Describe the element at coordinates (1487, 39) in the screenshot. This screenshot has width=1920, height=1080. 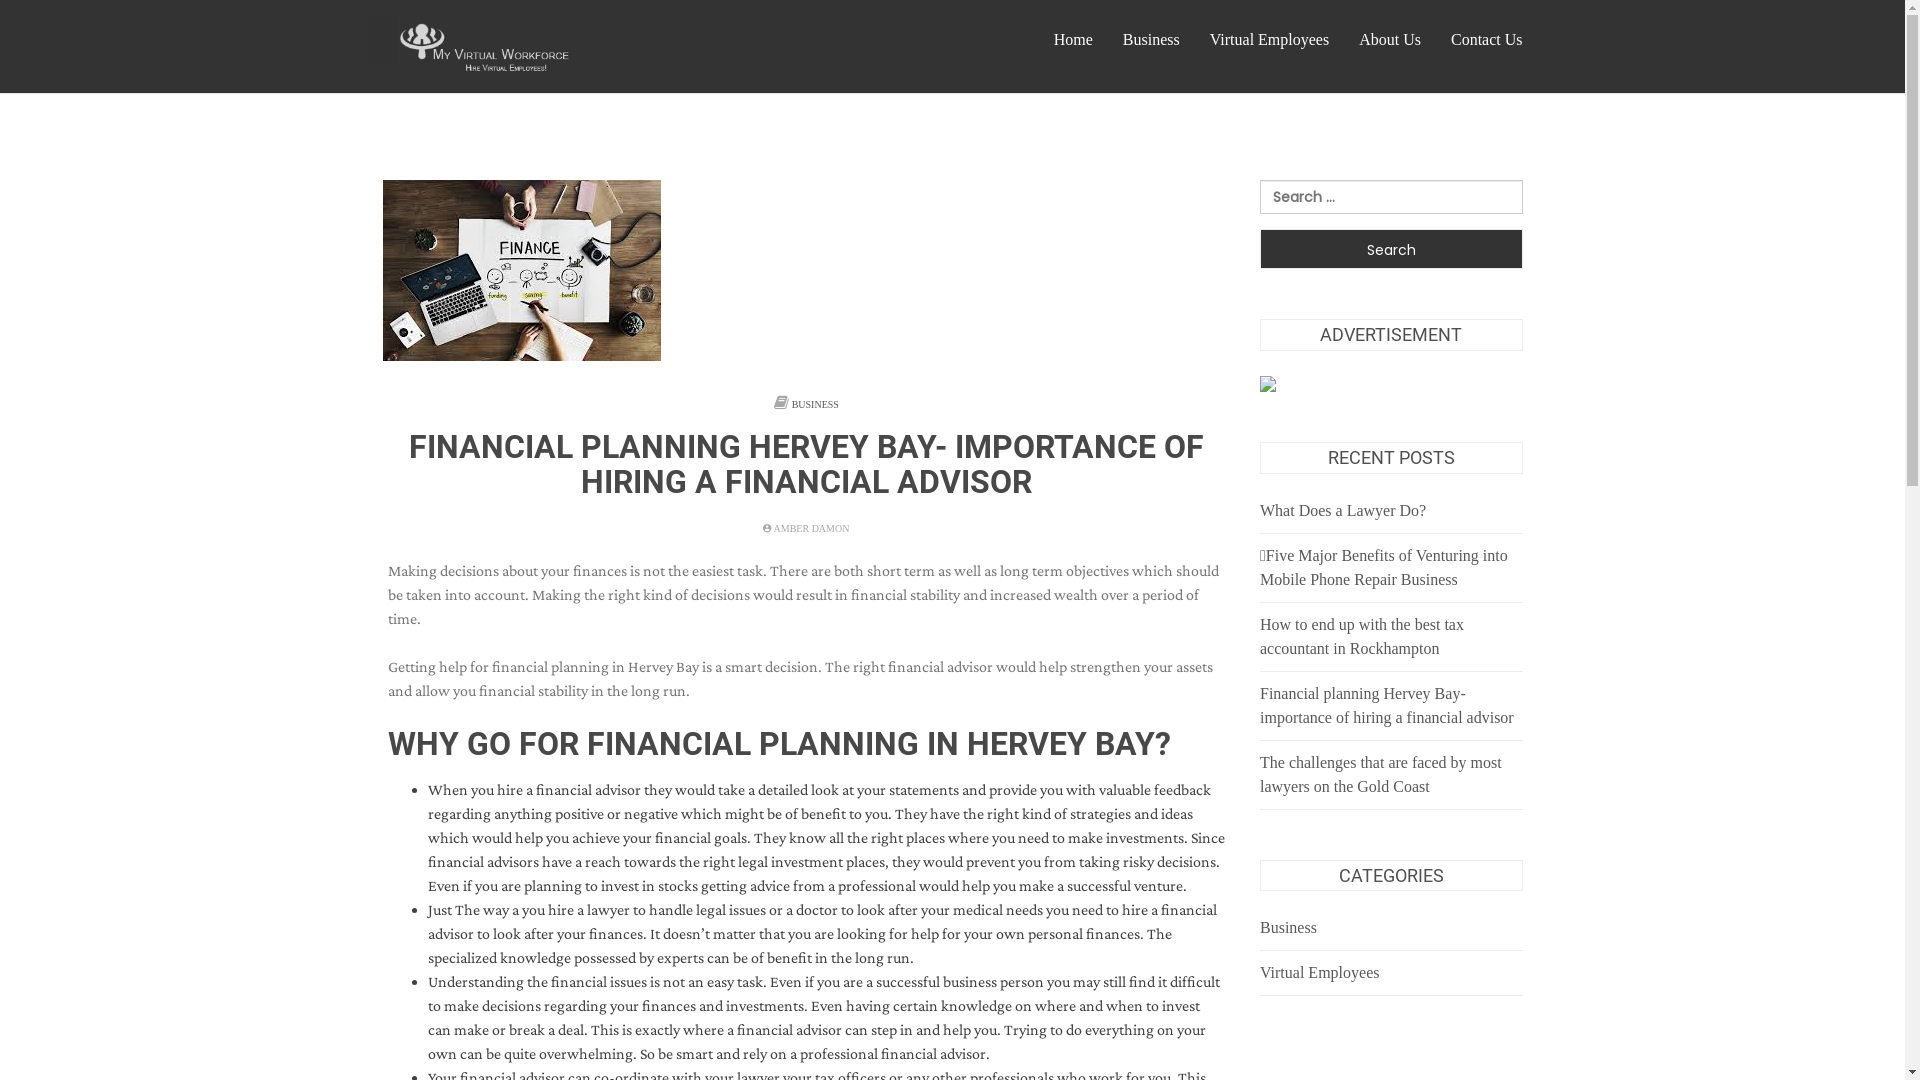
I see `'Contact Us'` at that location.